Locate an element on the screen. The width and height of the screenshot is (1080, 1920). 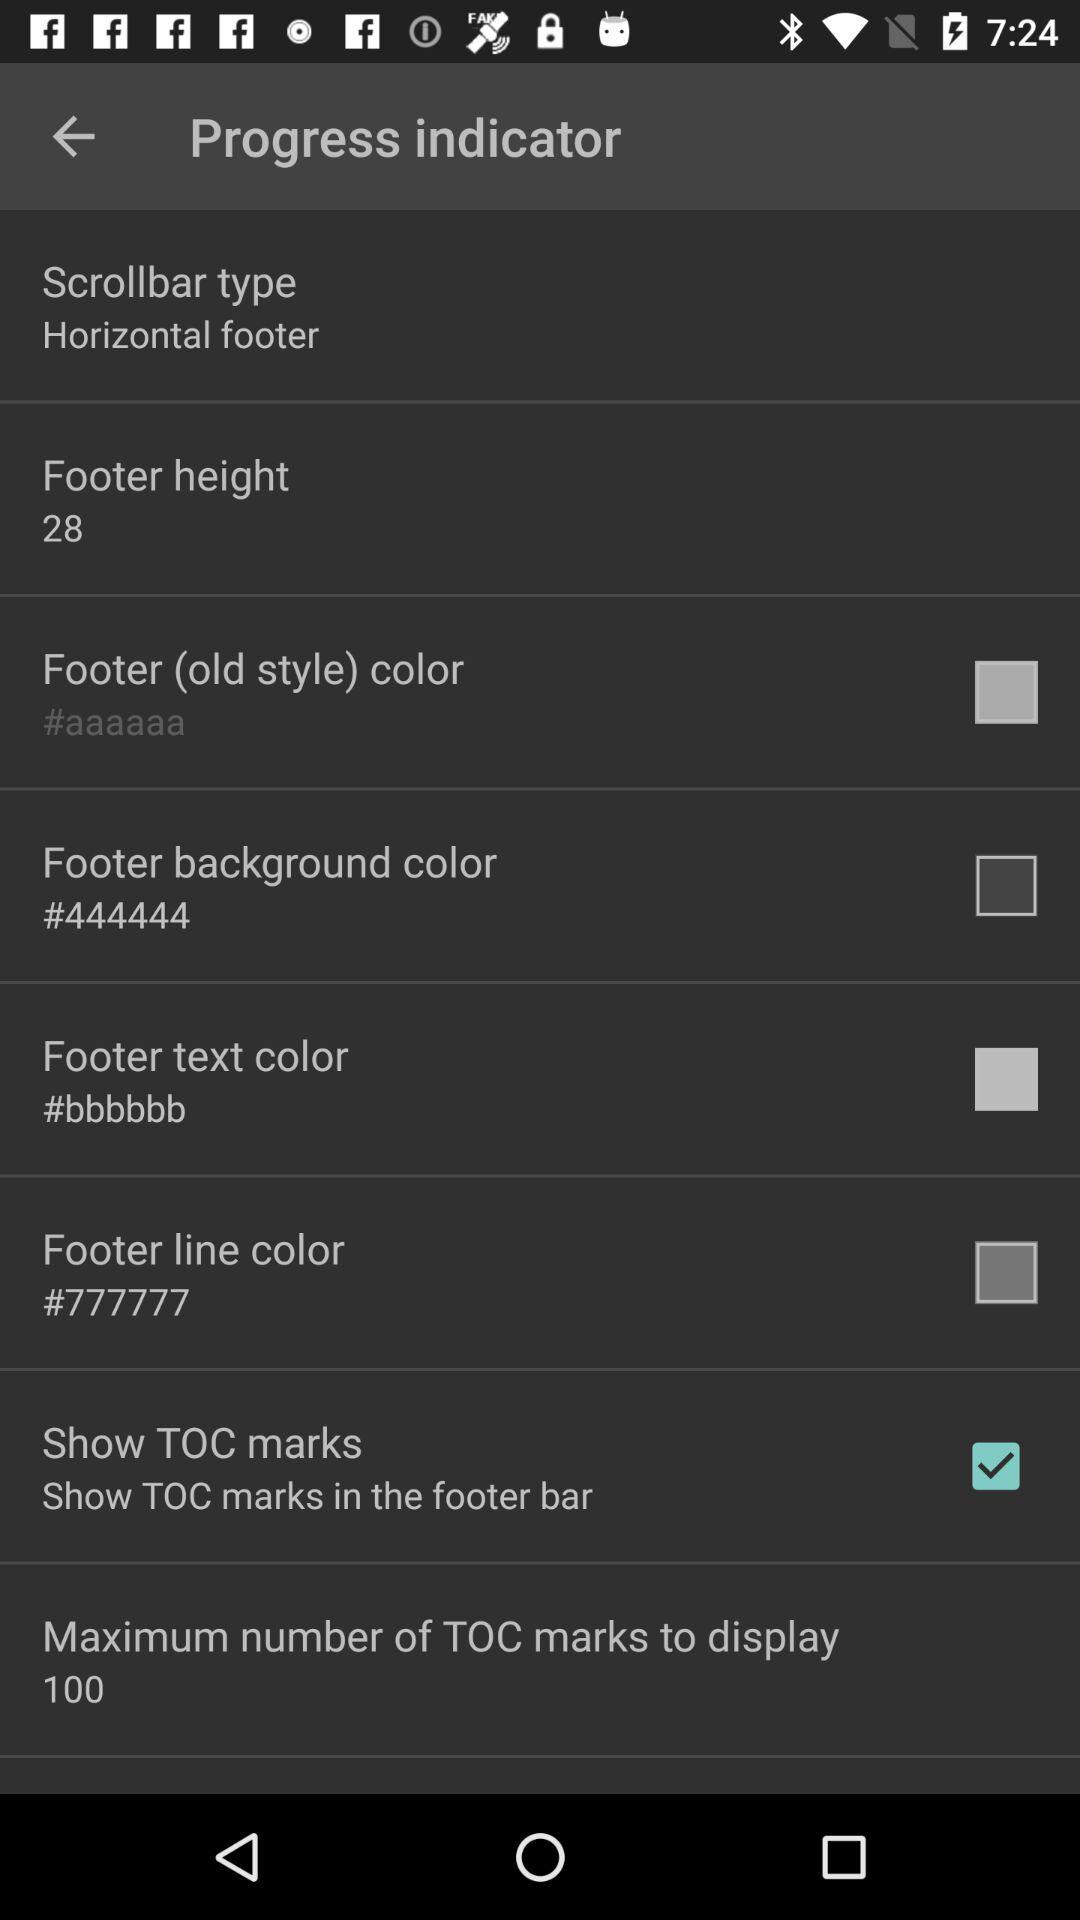
previous page is located at coordinates (72, 135).